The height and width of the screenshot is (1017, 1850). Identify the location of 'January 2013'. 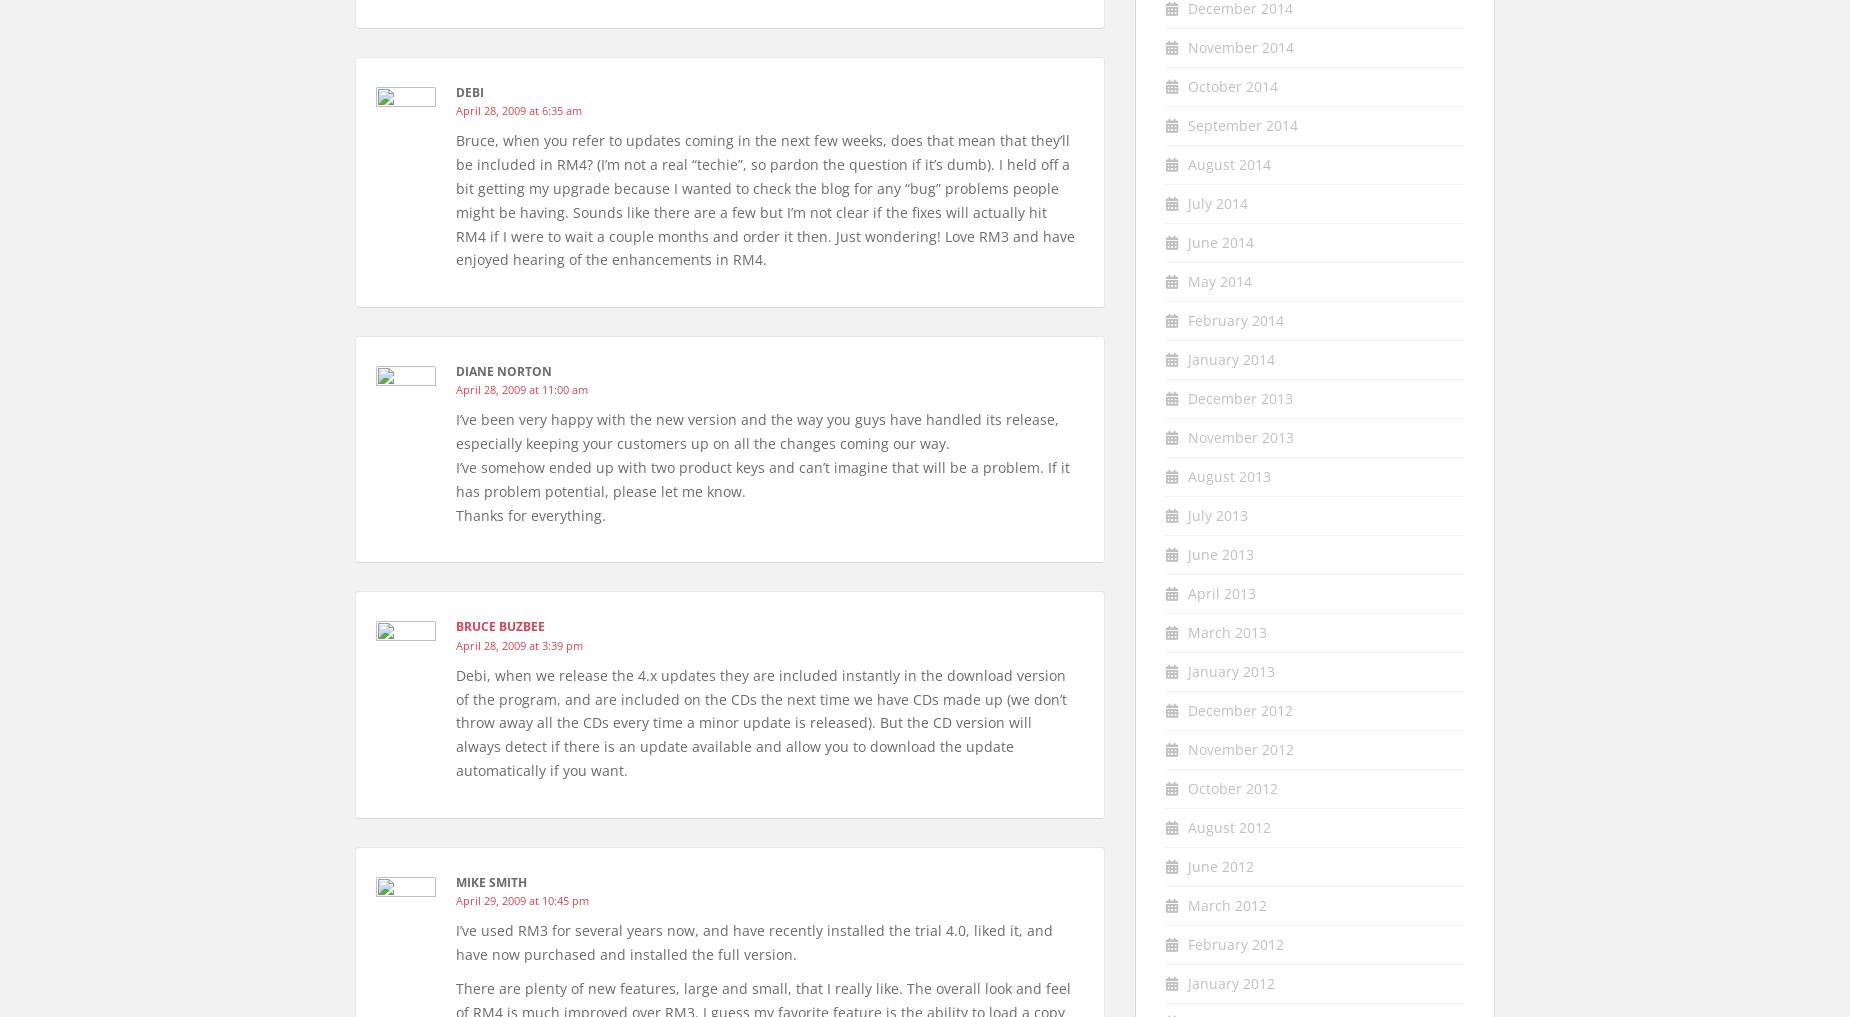
(1230, 670).